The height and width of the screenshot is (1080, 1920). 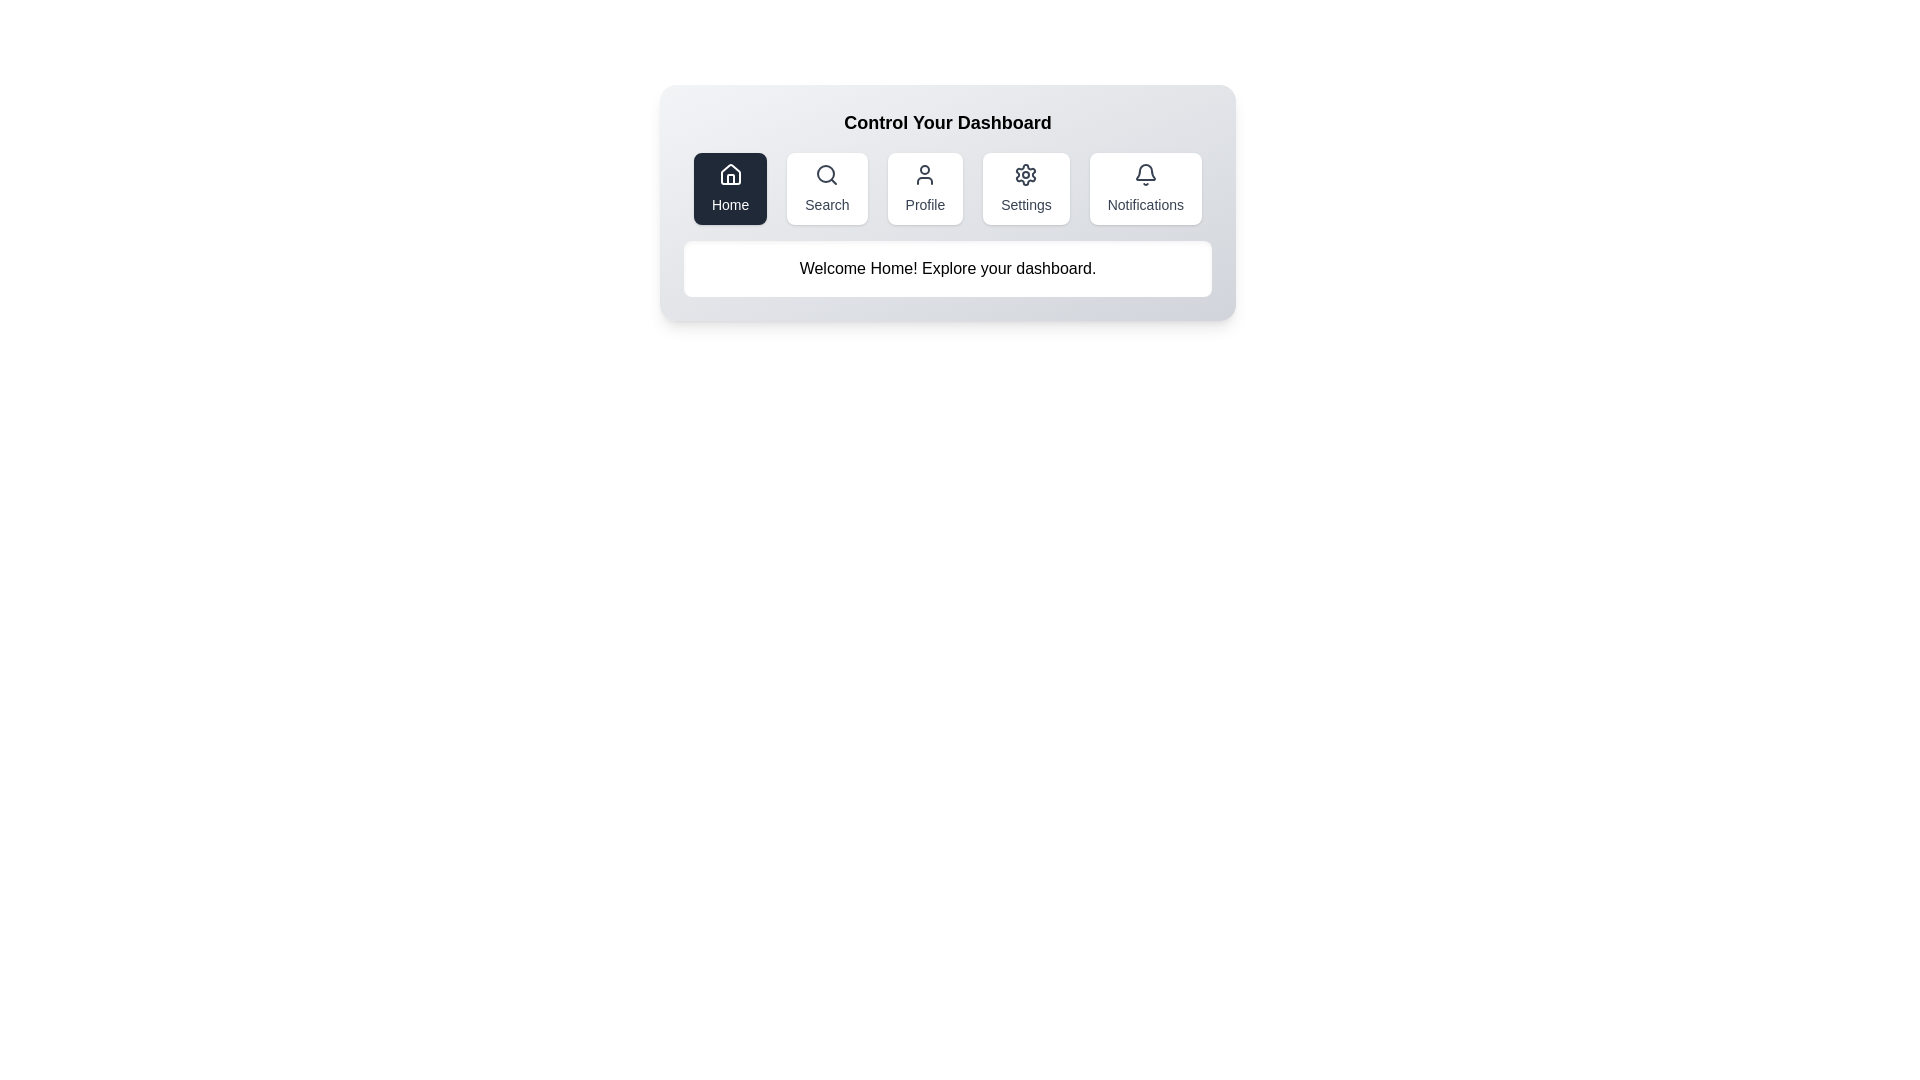 What do you see at coordinates (924, 204) in the screenshot?
I see `the text label within the user profile button located third from the left in the horizontal toolbar beneath the heading 'Control Your Dashboard'` at bounding box center [924, 204].